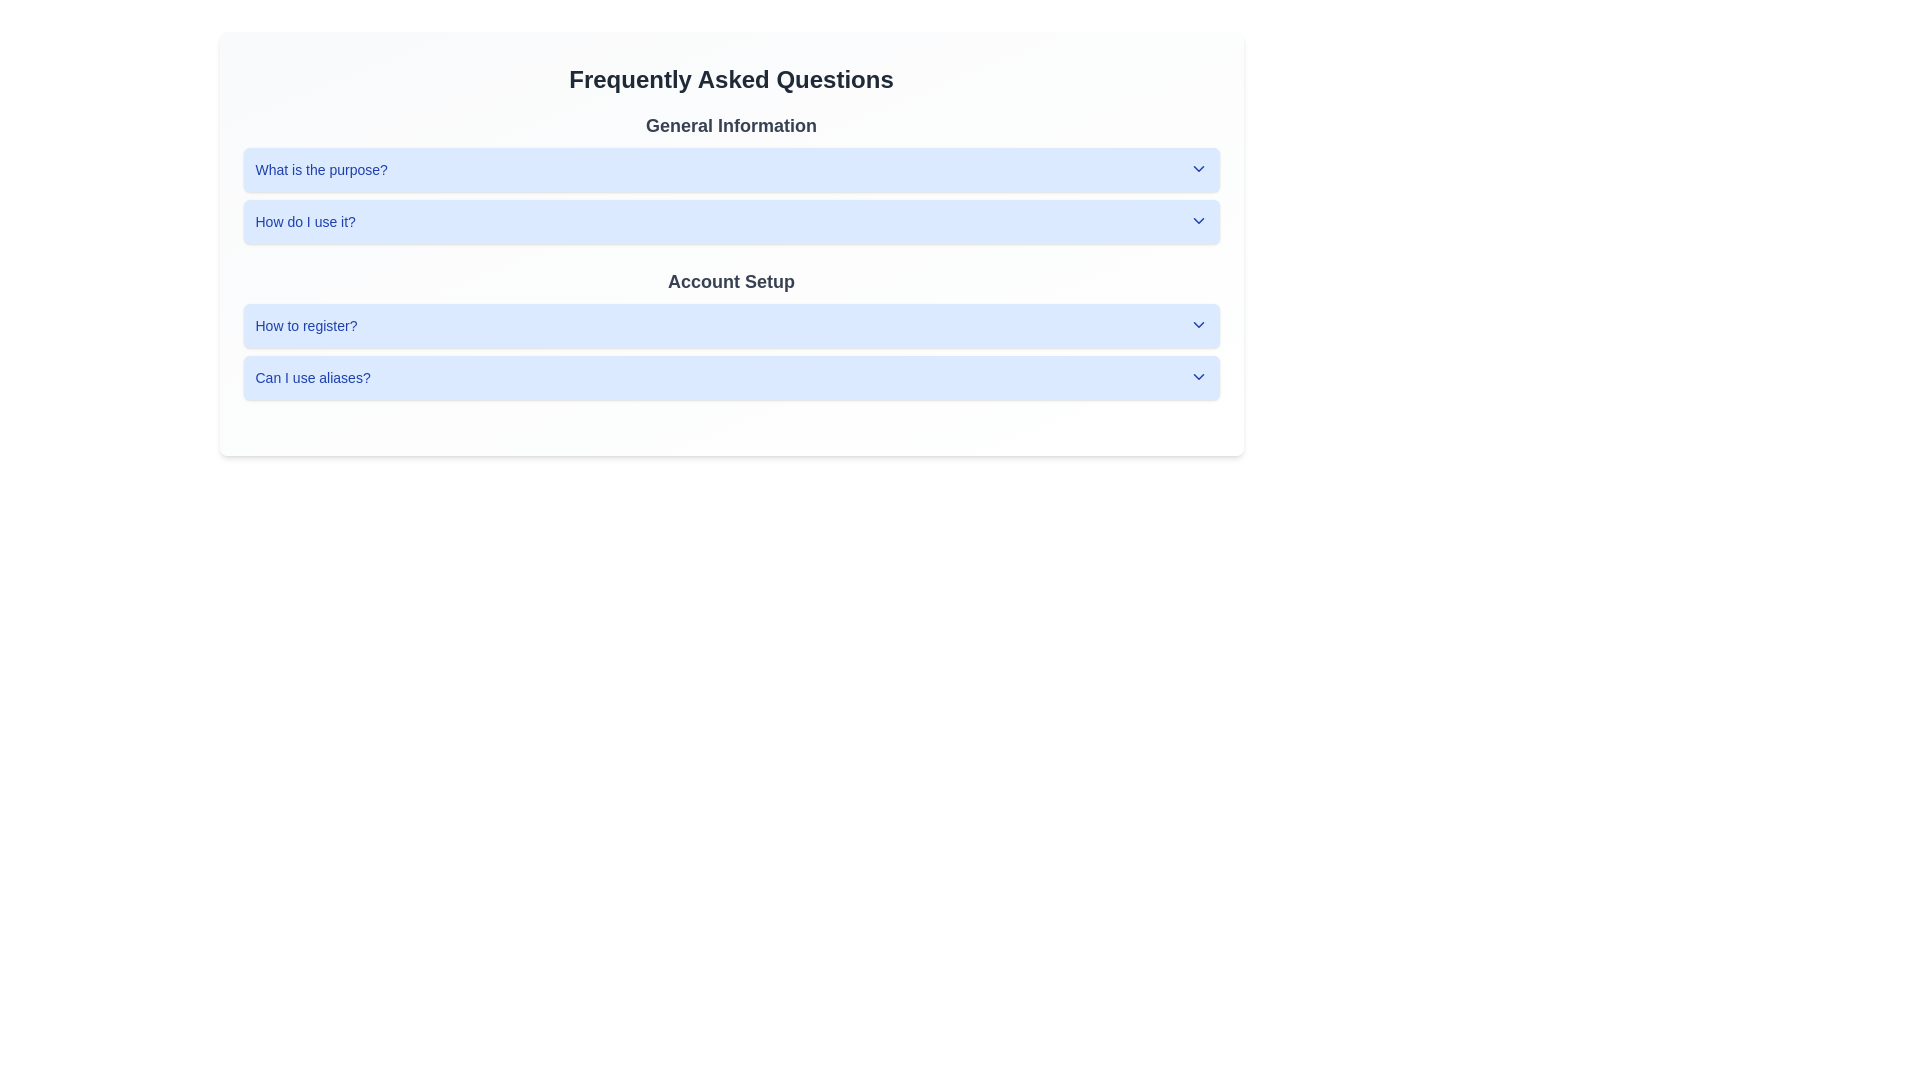 This screenshot has height=1080, width=1920. Describe the element at coordinates (730, 126) in the screenshot. I see `the 'General Information' text label` at that location.